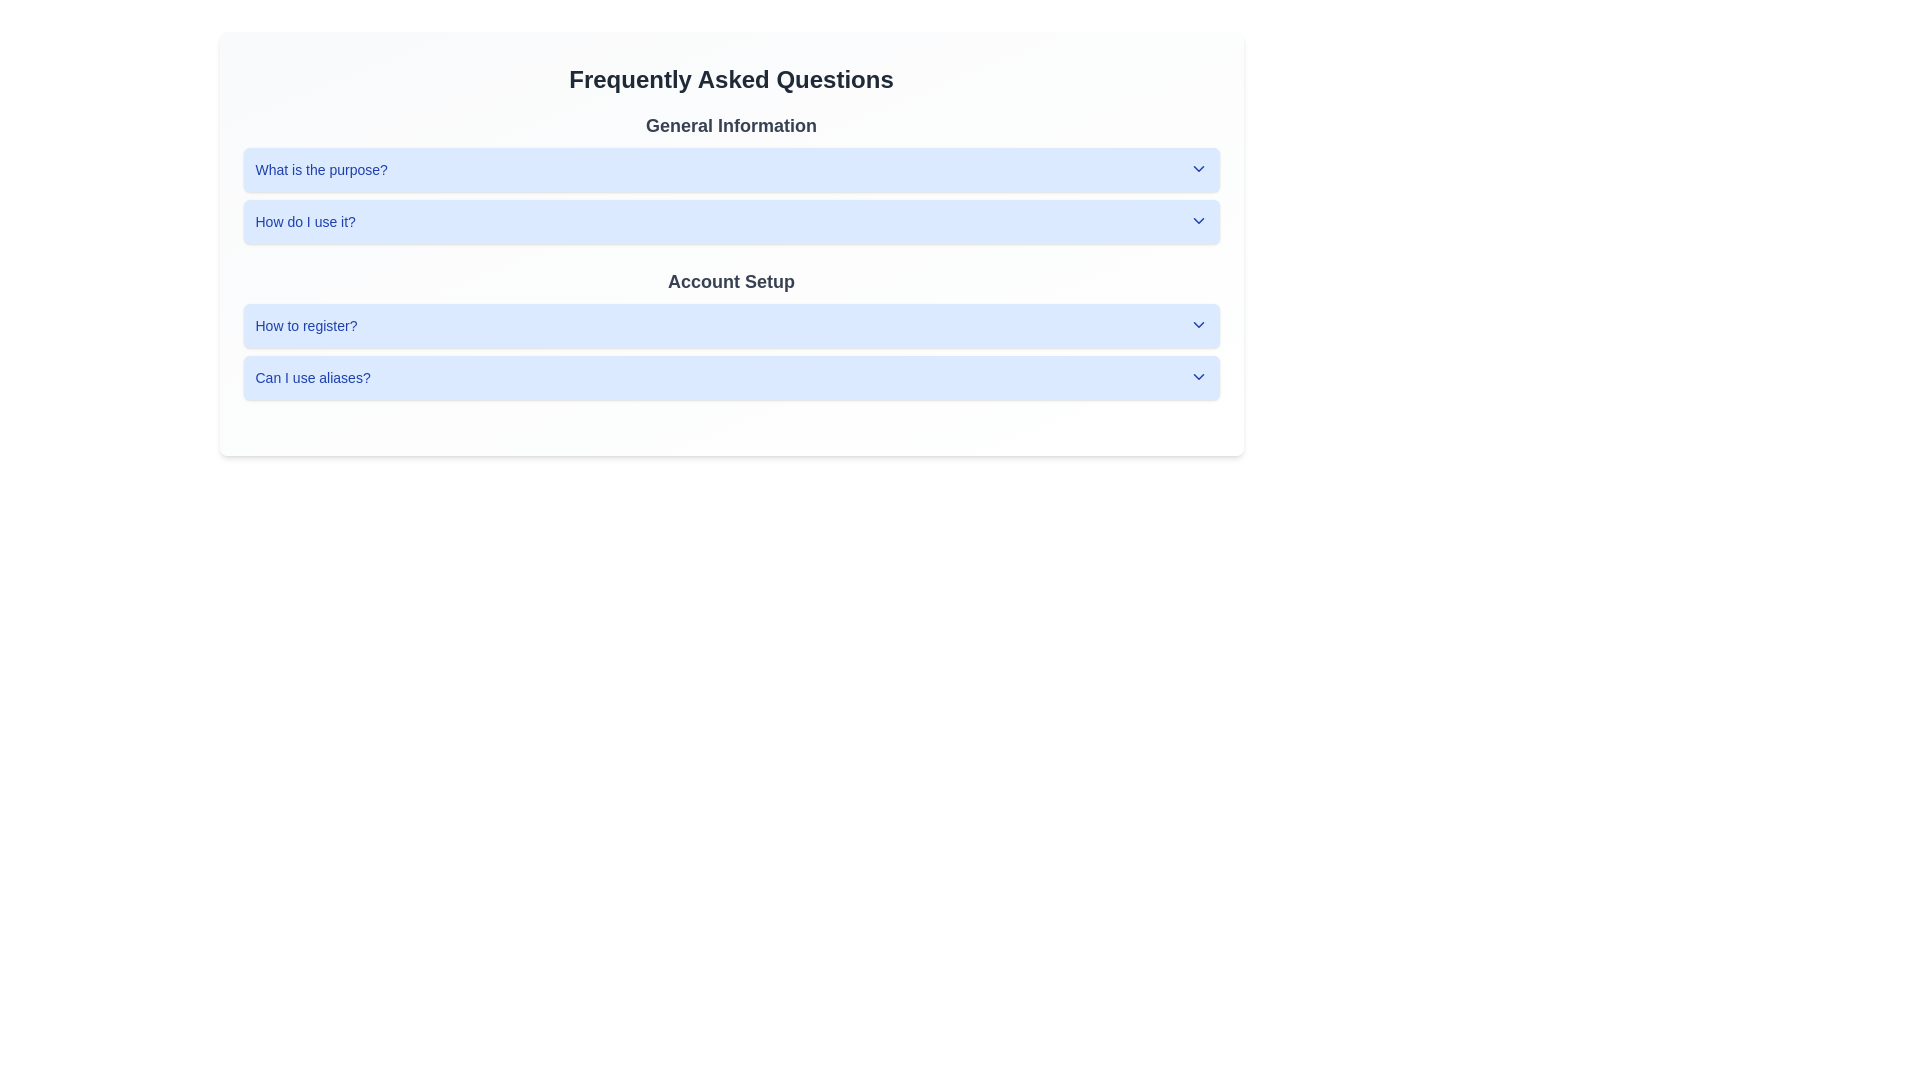 This screenshot has height=1080, width=1920. Describe the element at coordinates (730, 126) in the screenshot. I see `the 'General Information' text label` at that location.